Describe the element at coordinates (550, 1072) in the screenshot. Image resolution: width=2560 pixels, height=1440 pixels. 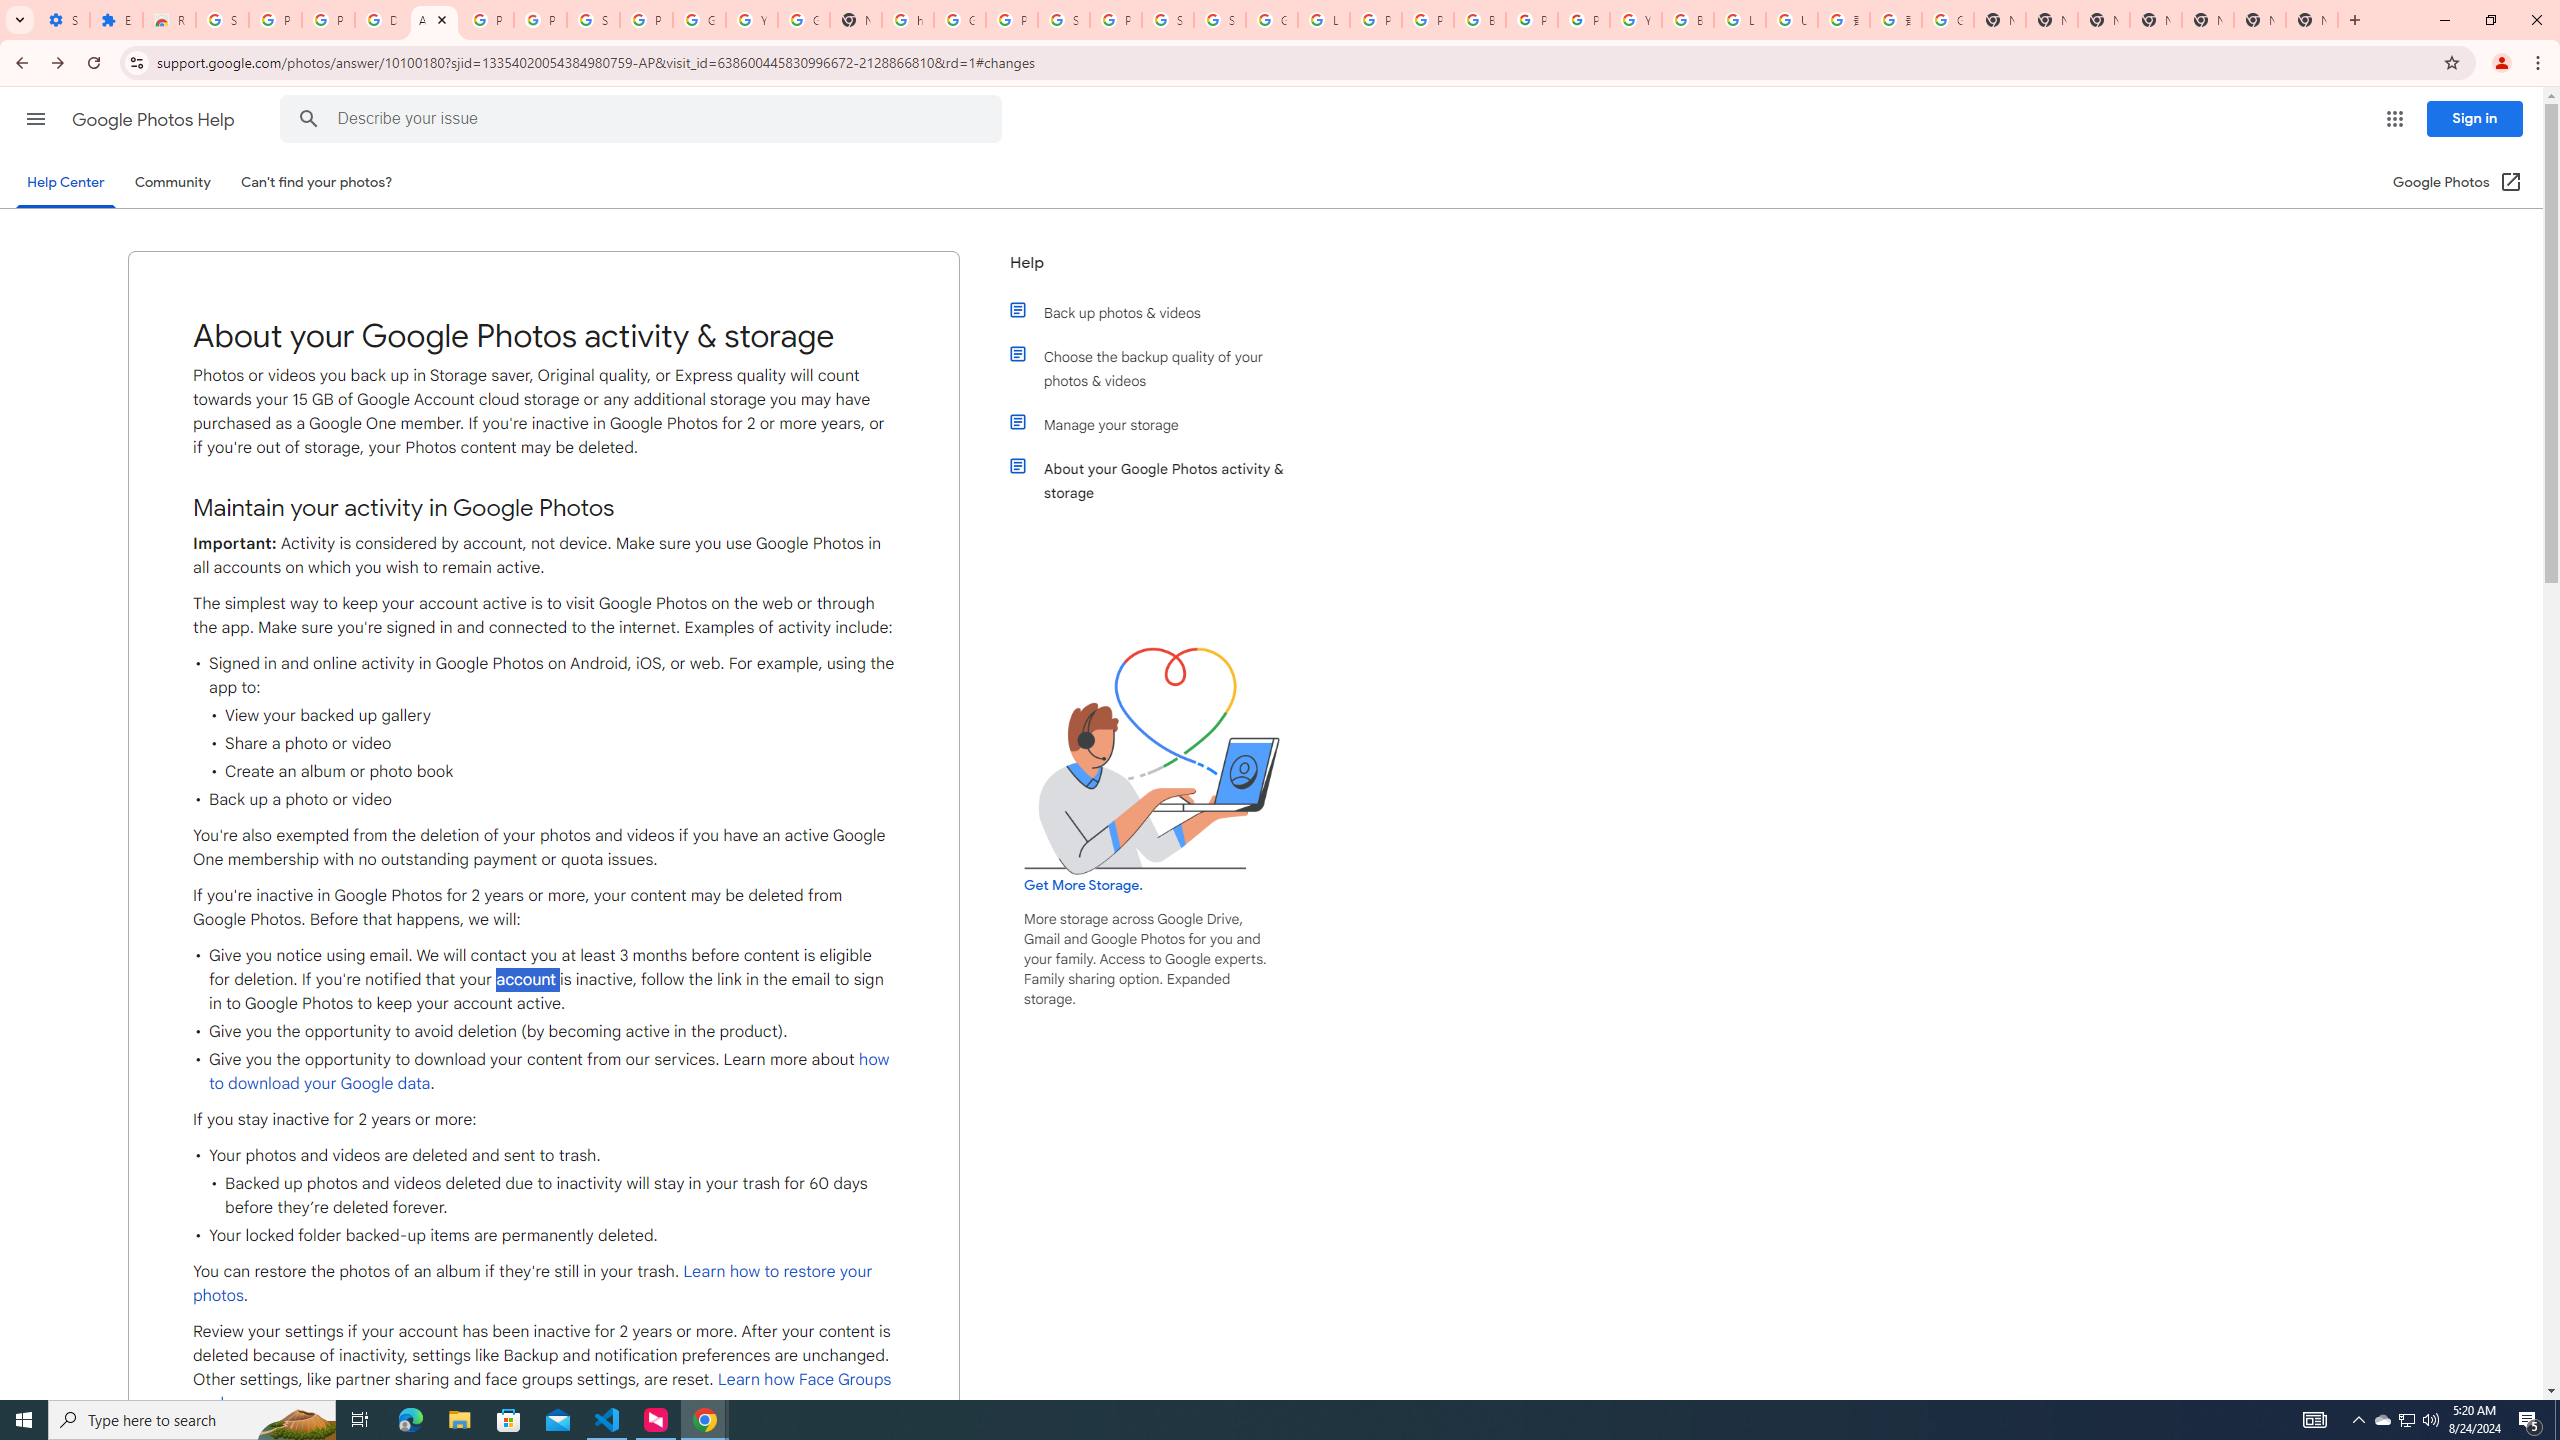
I see `'how to download your Google data'` at that location.